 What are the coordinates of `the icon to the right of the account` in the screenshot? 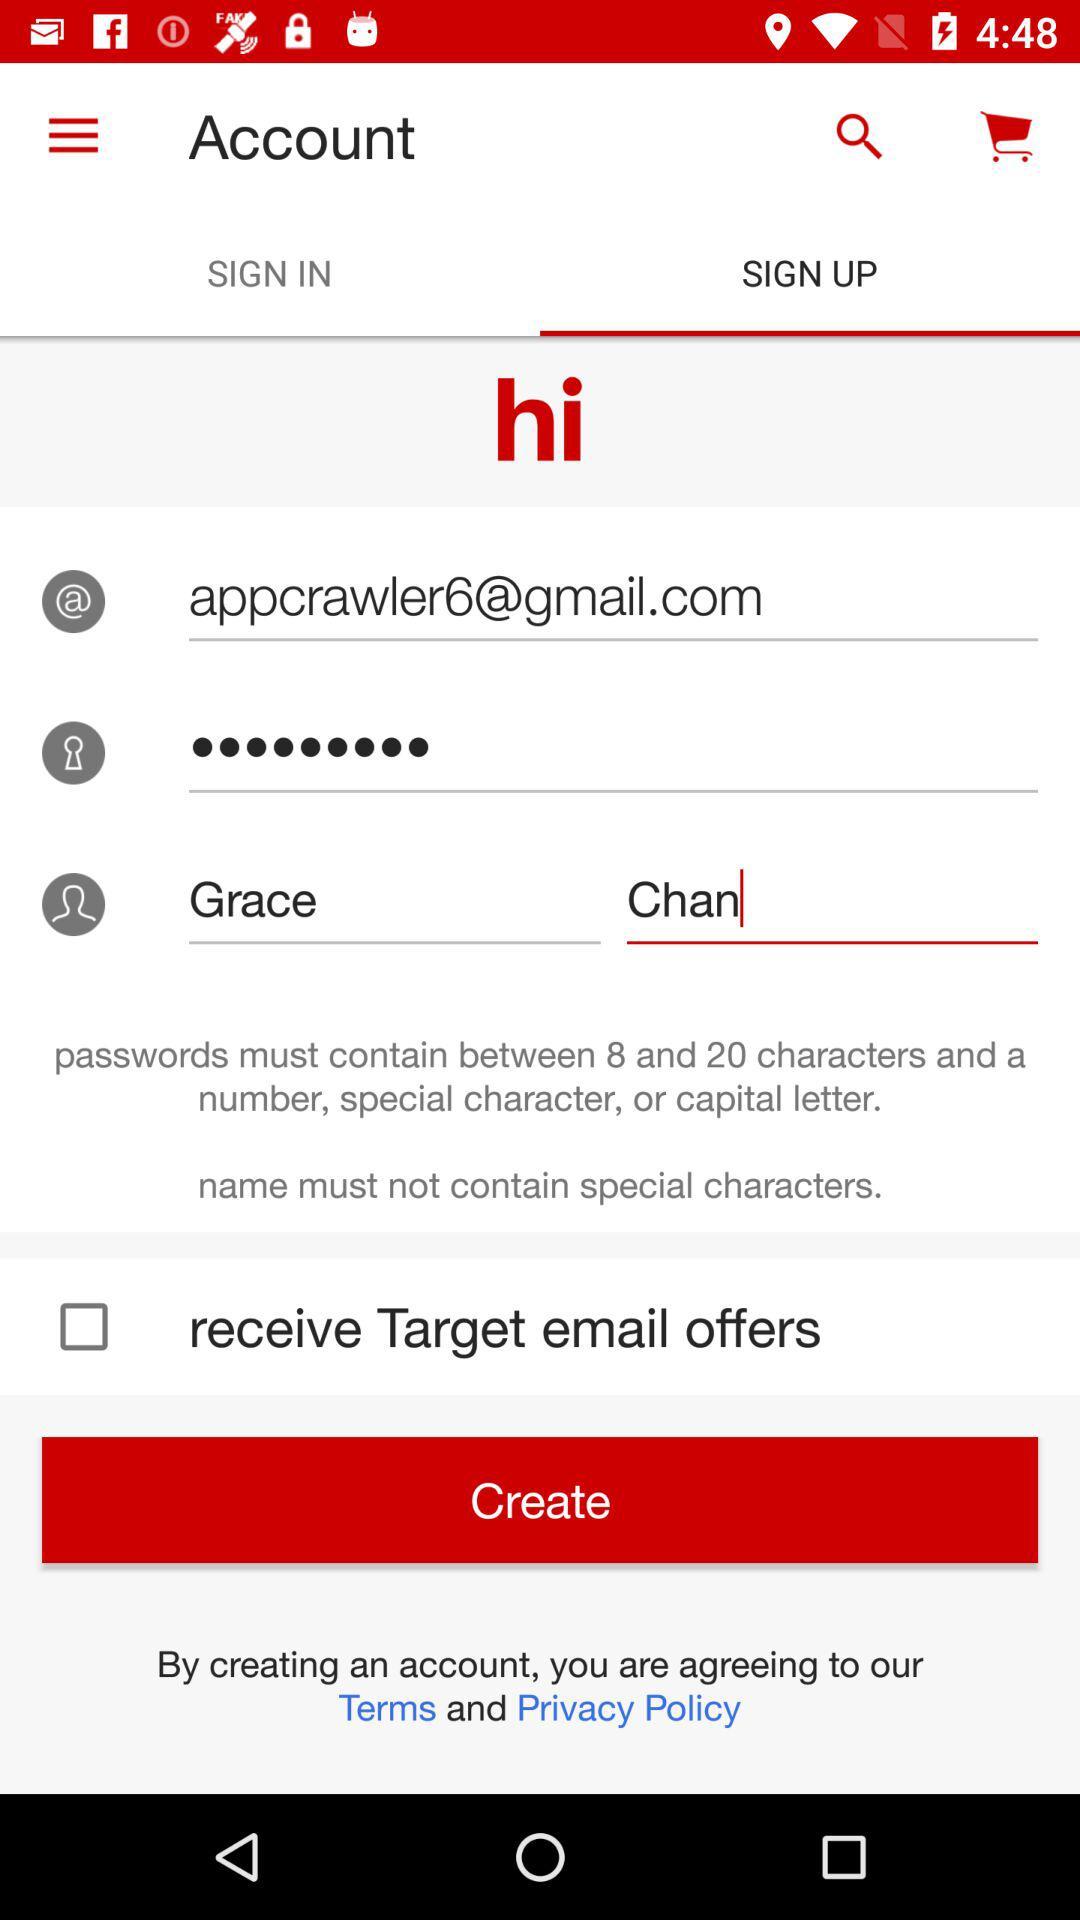 It's located at (858, 135).